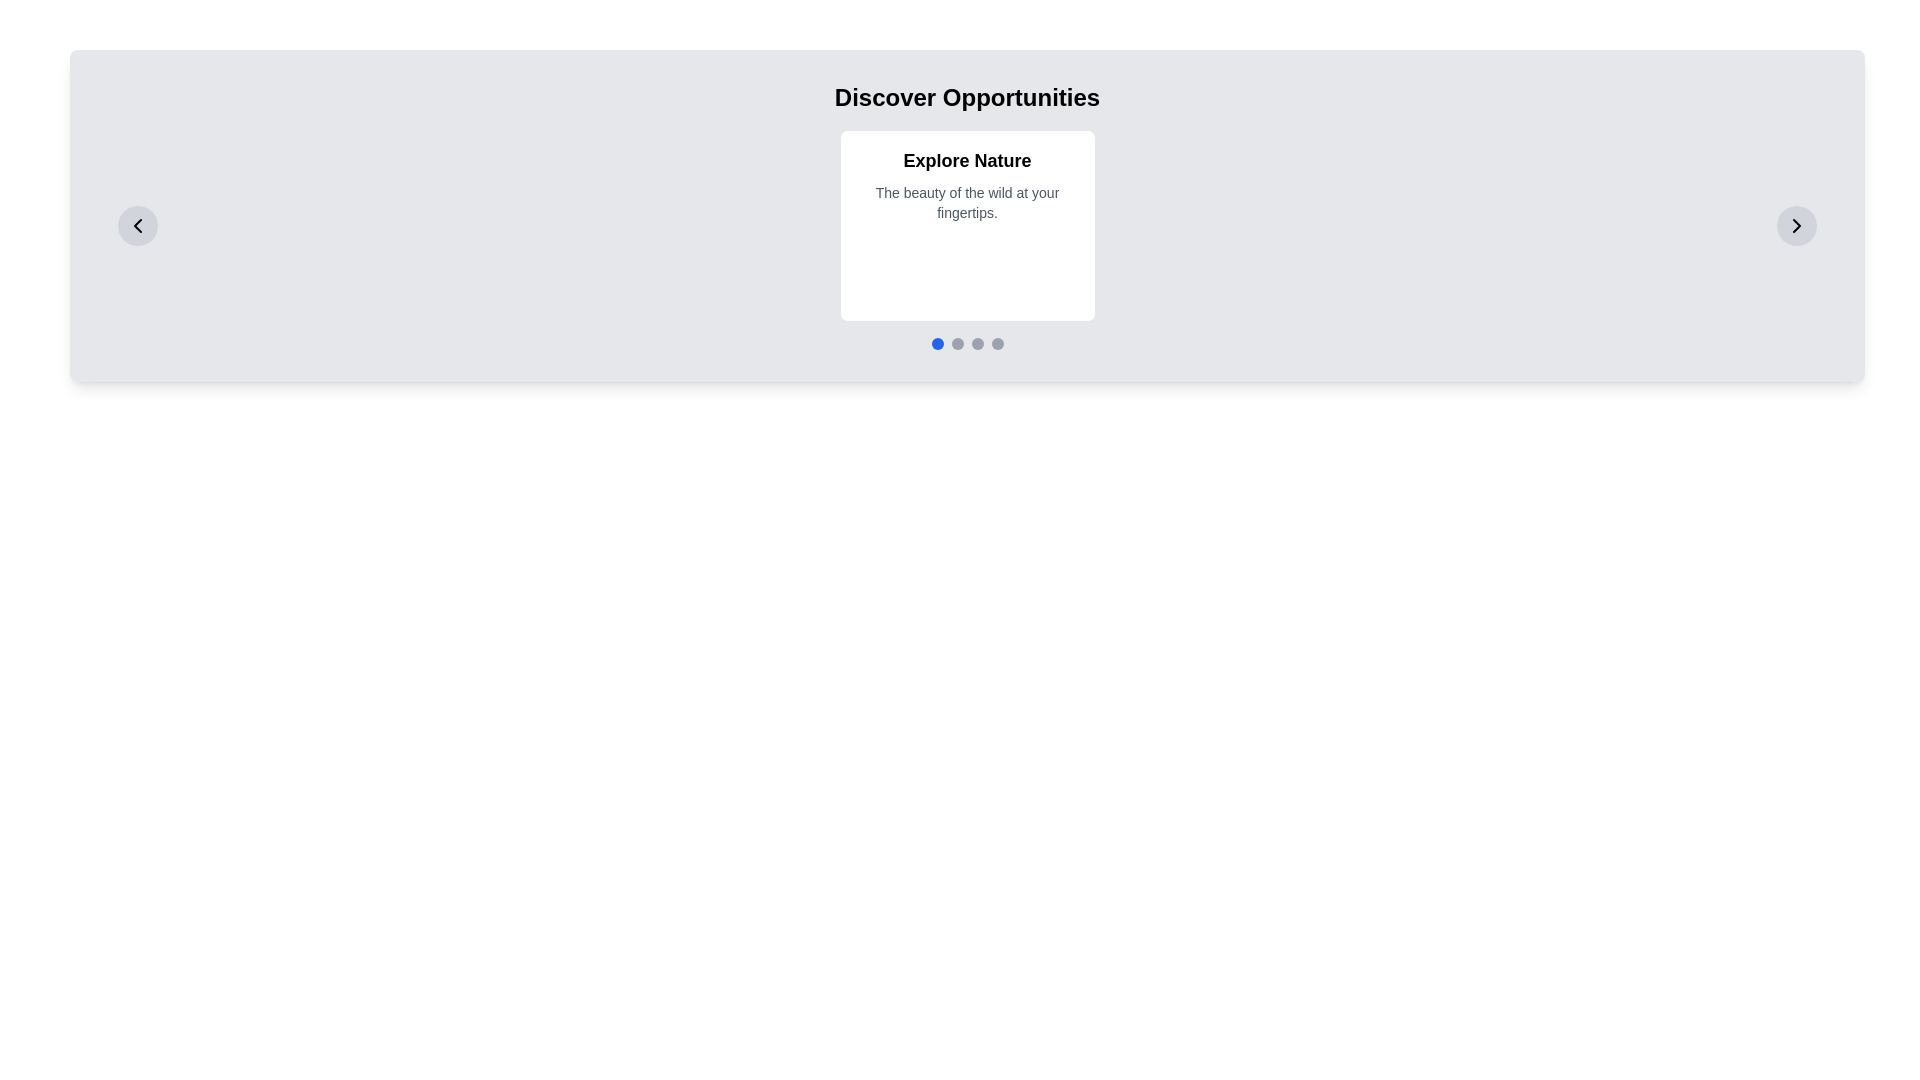 This screenshot has height=1080, width=1920. What do you see at coordinates (1796, 225) in the screenshot?
I see `the rightward arrow chevron icon, which is part of the navigation component` at bounding box center [1796, 225].